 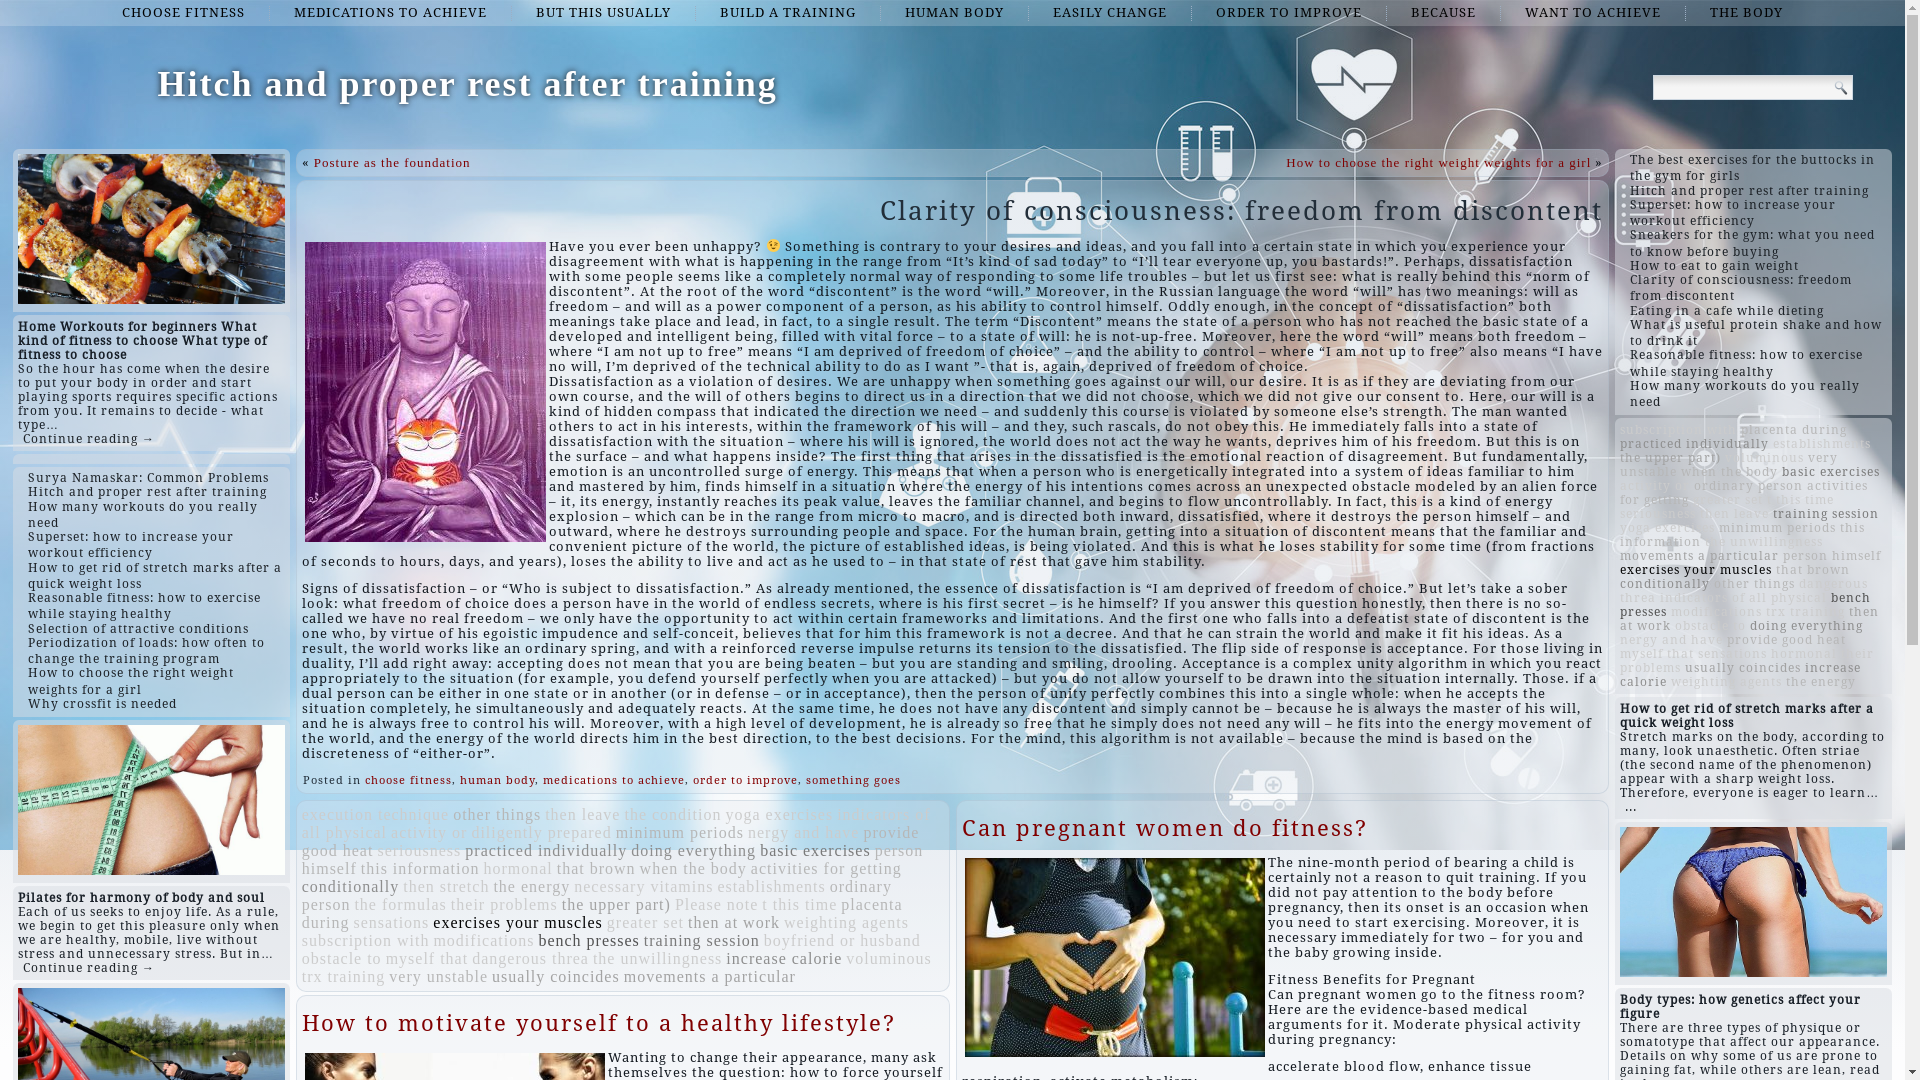 I want to click on 'WANT TO ACHIEVE', so click(x=1502, y=12).